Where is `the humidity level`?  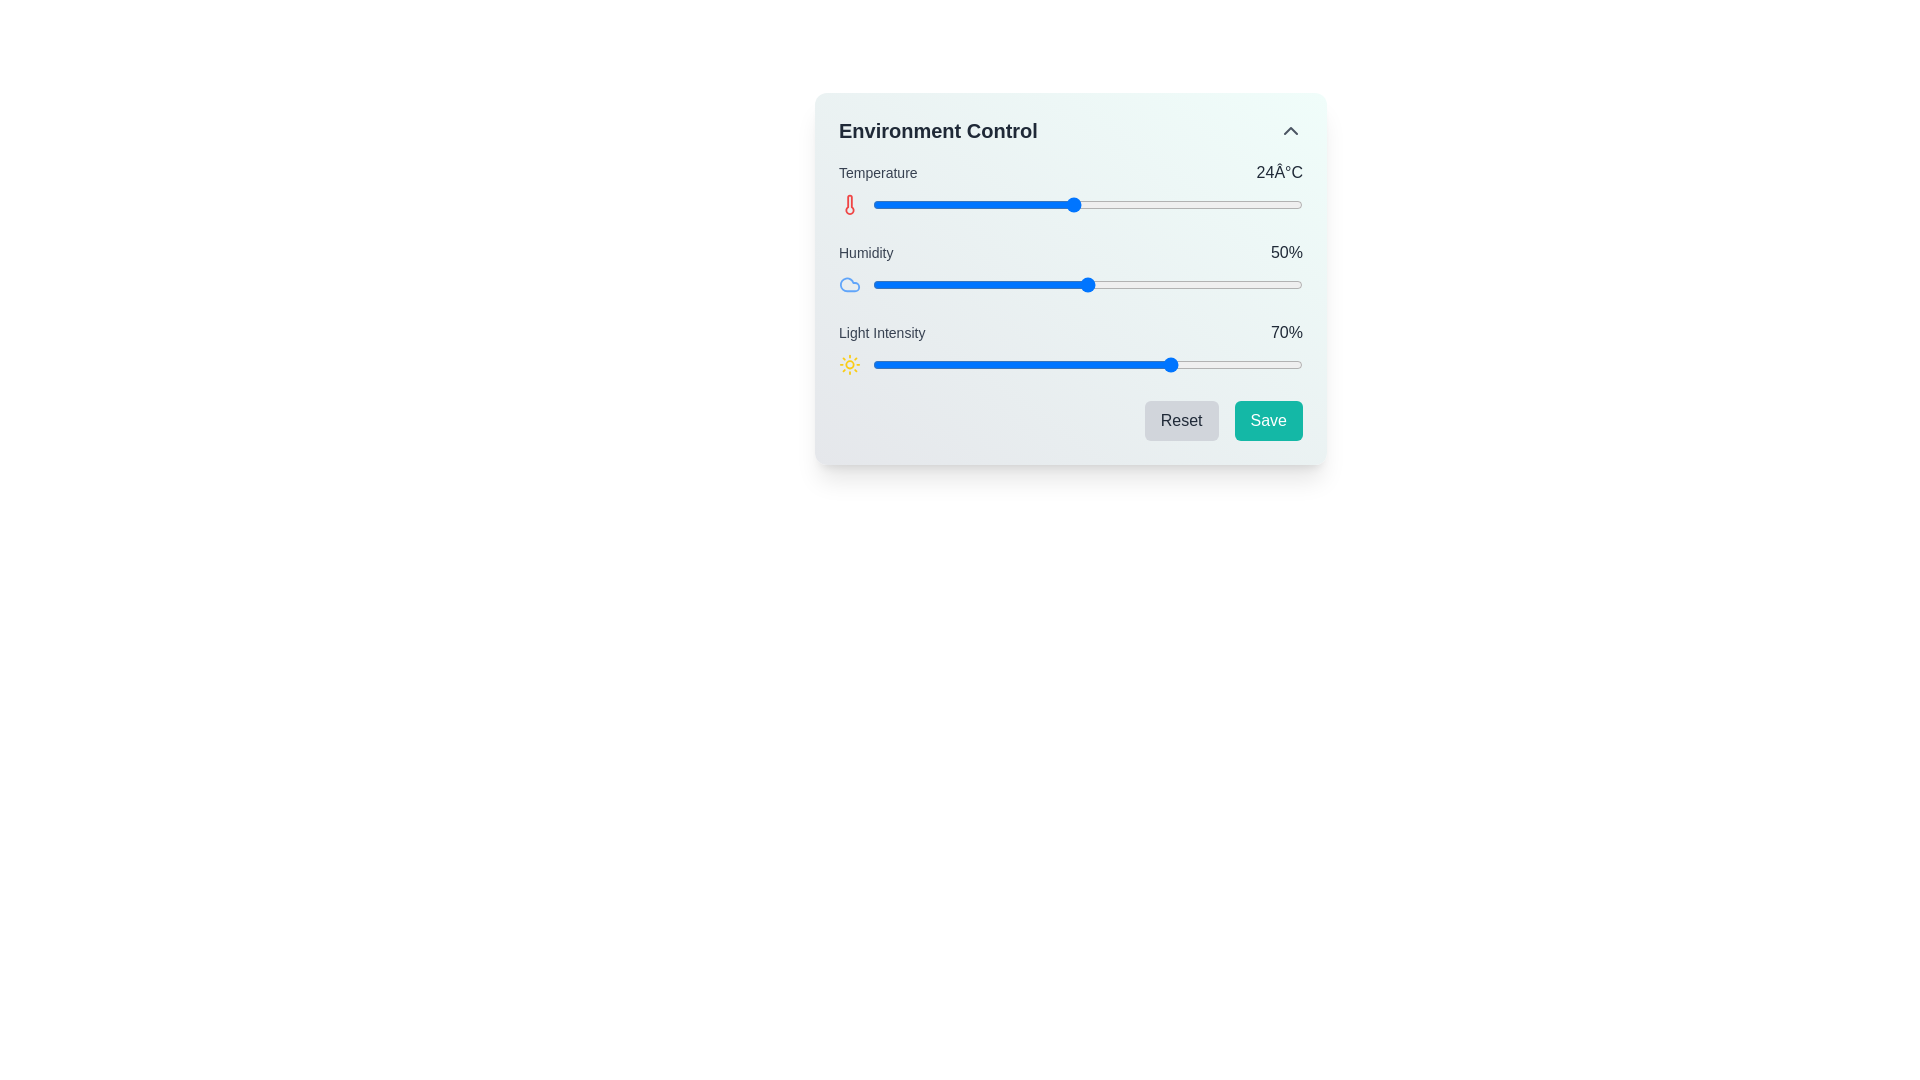
the humidity level is located at coordinates (897, 285).